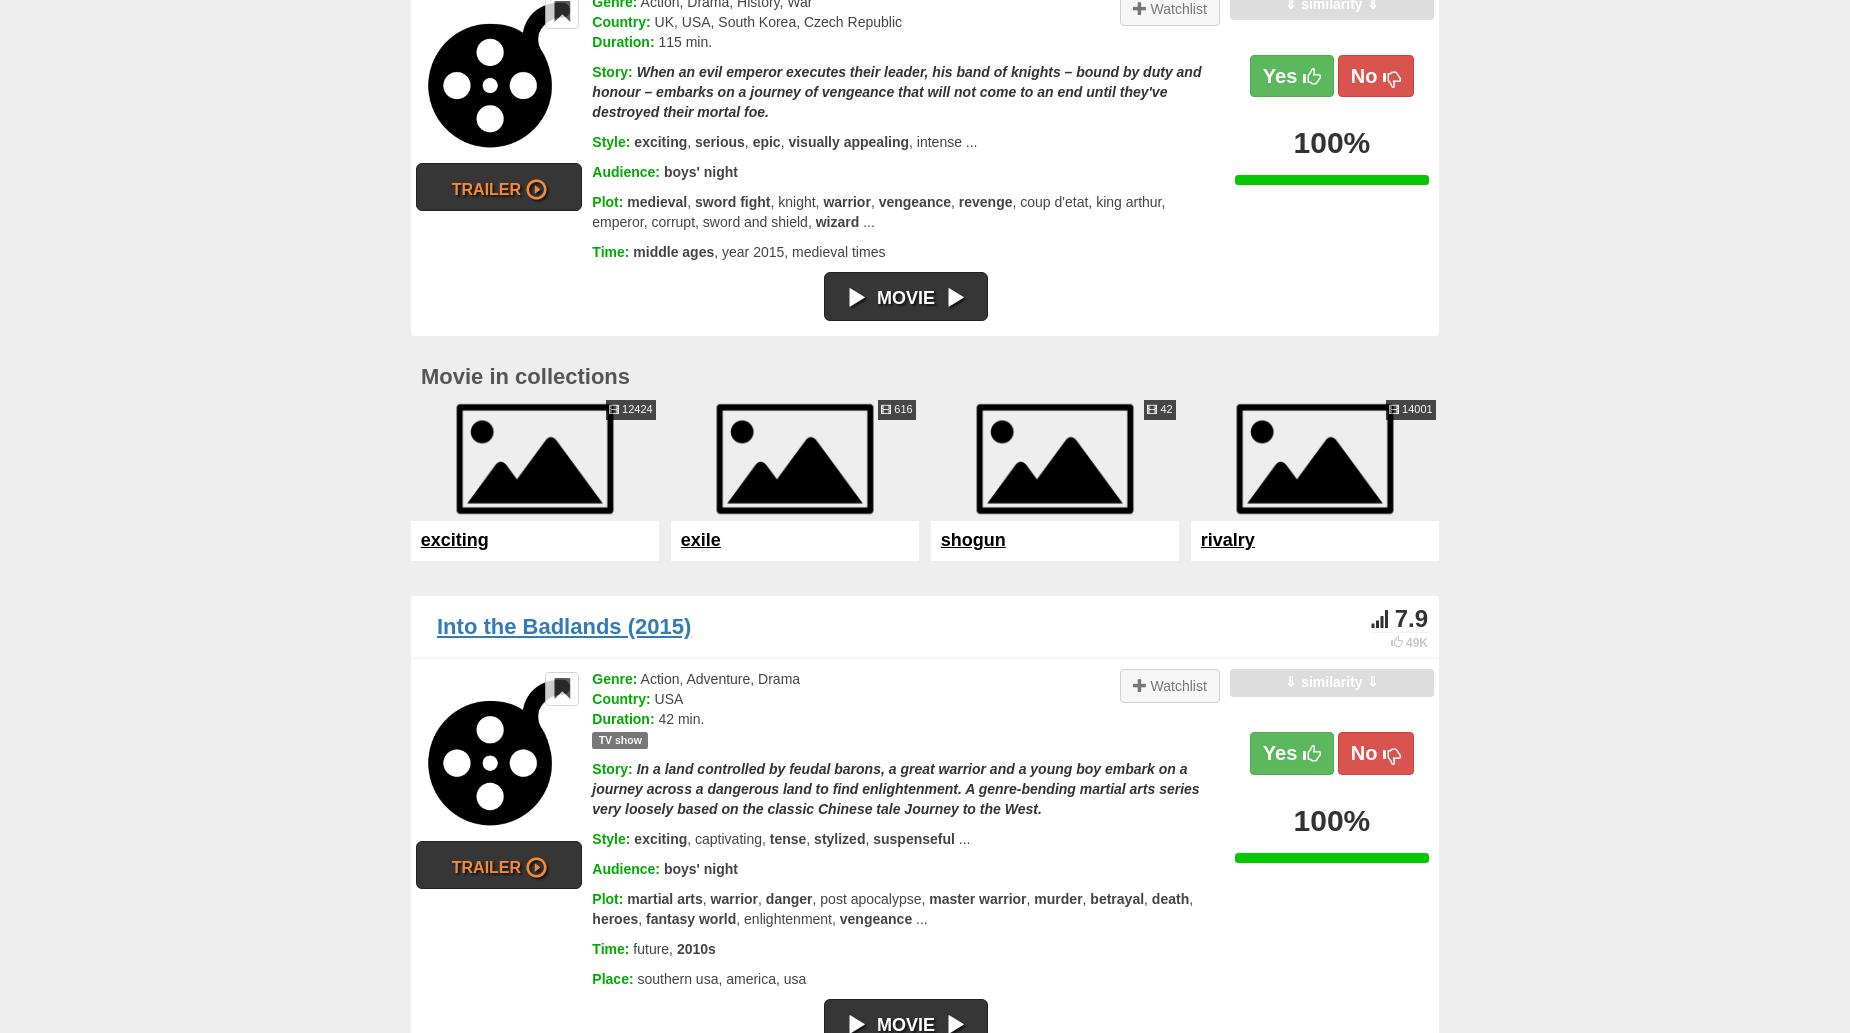 The height and width of the screenshot is (1033, 1850). What do you see at coordinates (452, 538) in the screenshot?
I see `'exciting'` at bounding box center [452, 538].